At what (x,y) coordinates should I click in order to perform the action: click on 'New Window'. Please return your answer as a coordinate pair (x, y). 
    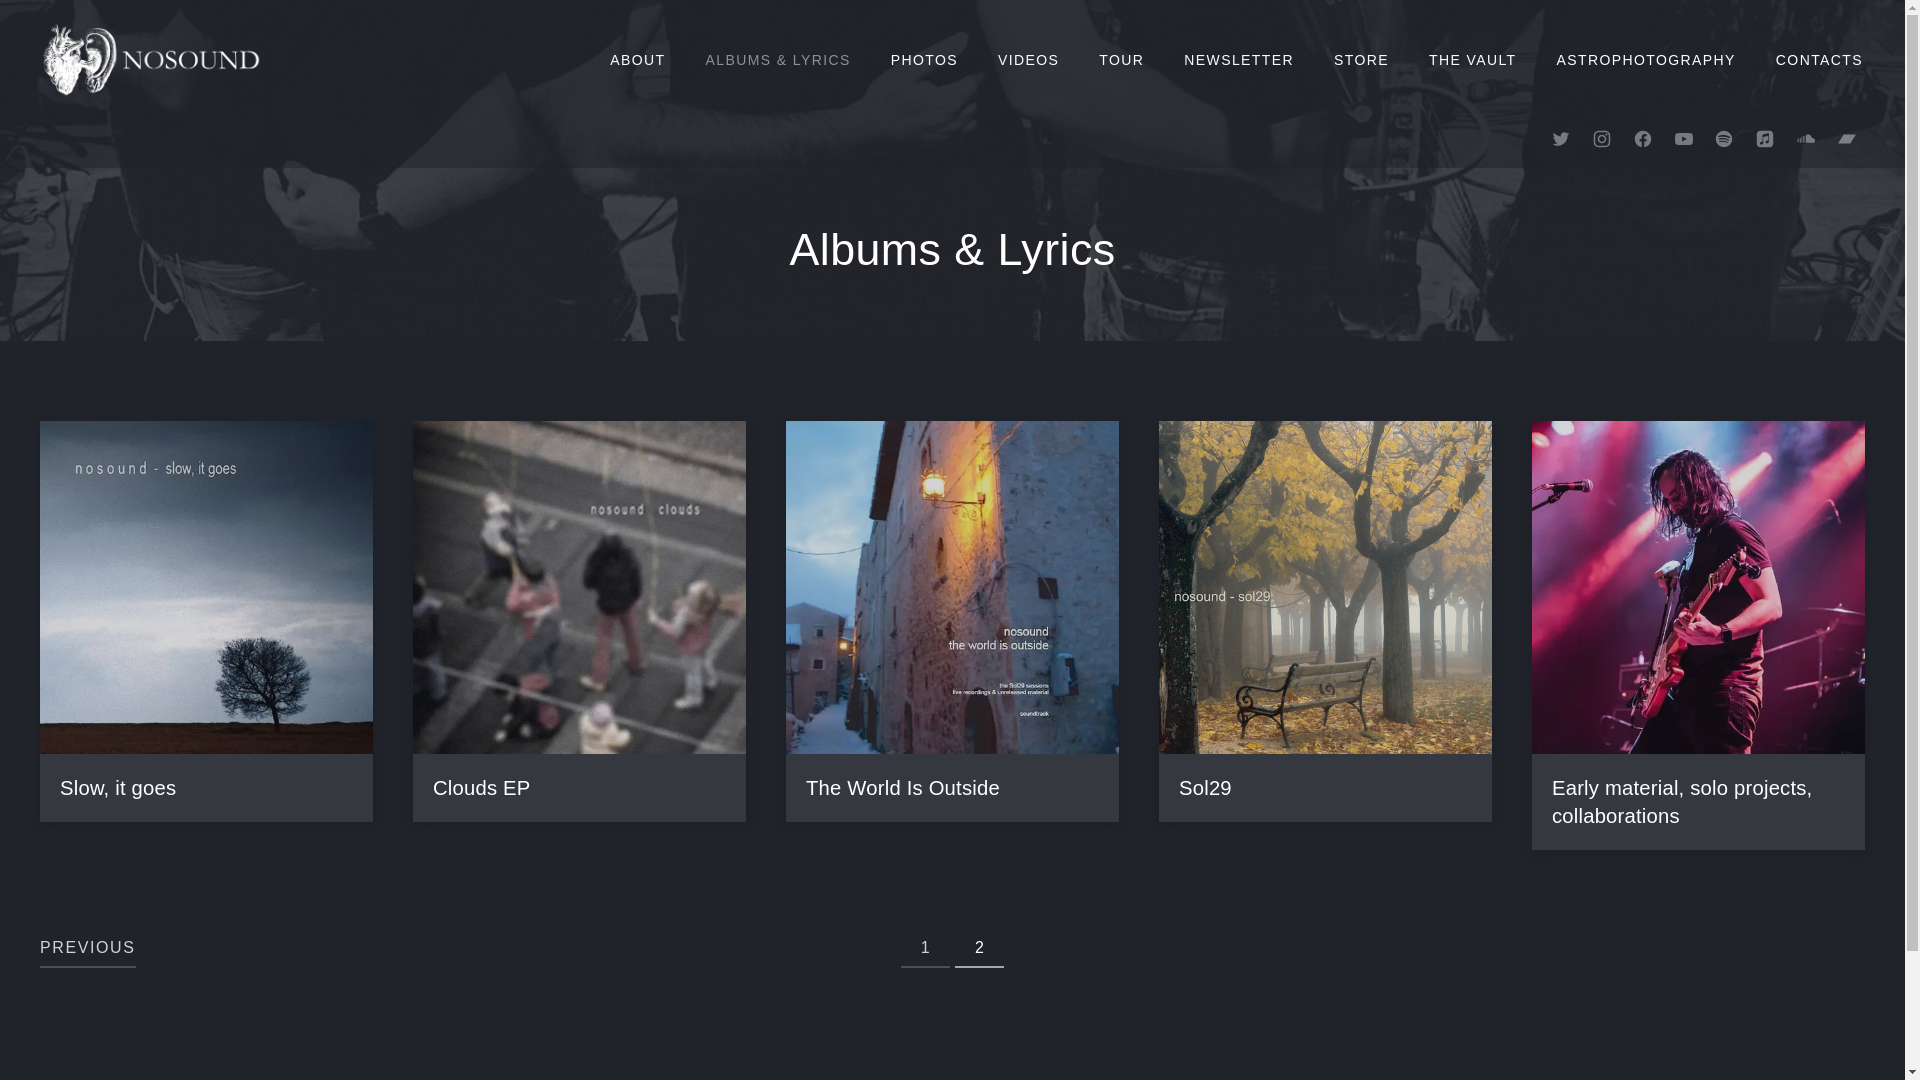
    Looking at the image, I should click on (1683, 137).